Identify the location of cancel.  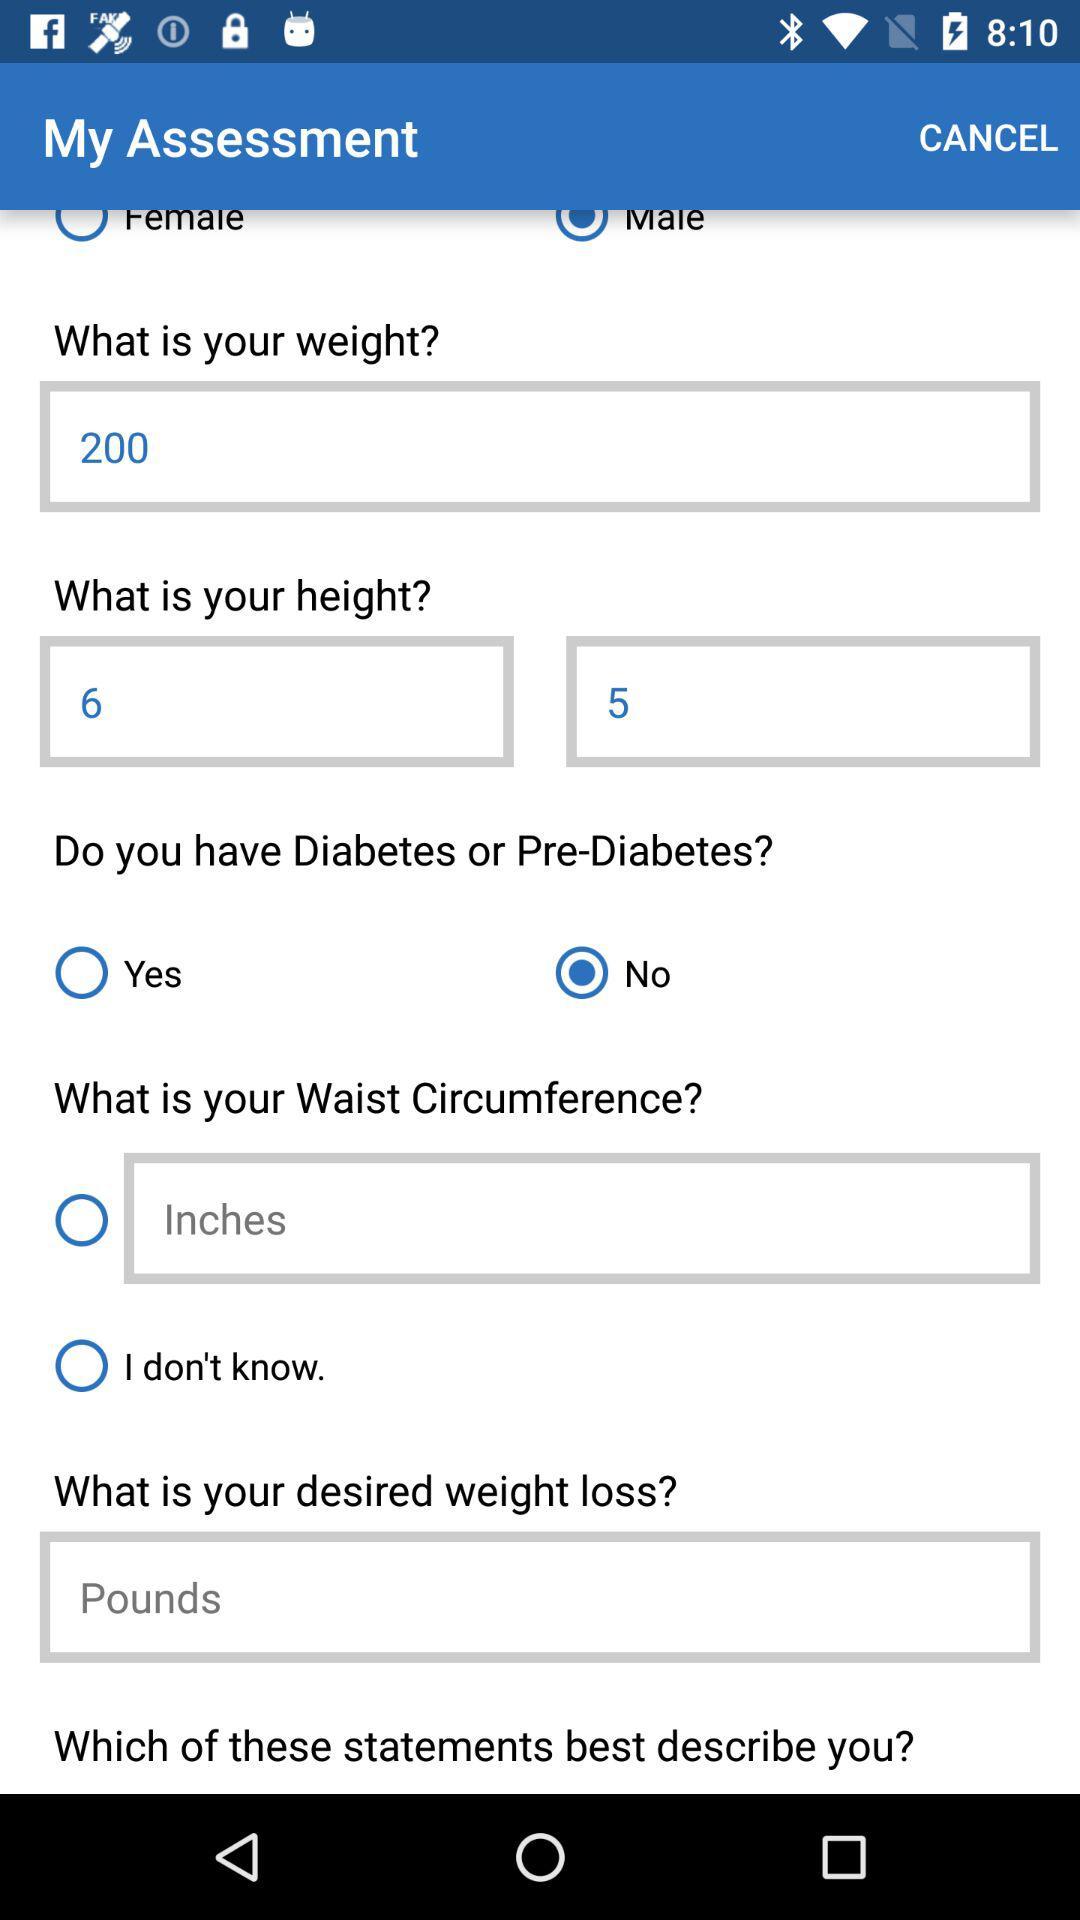
(987, 135).